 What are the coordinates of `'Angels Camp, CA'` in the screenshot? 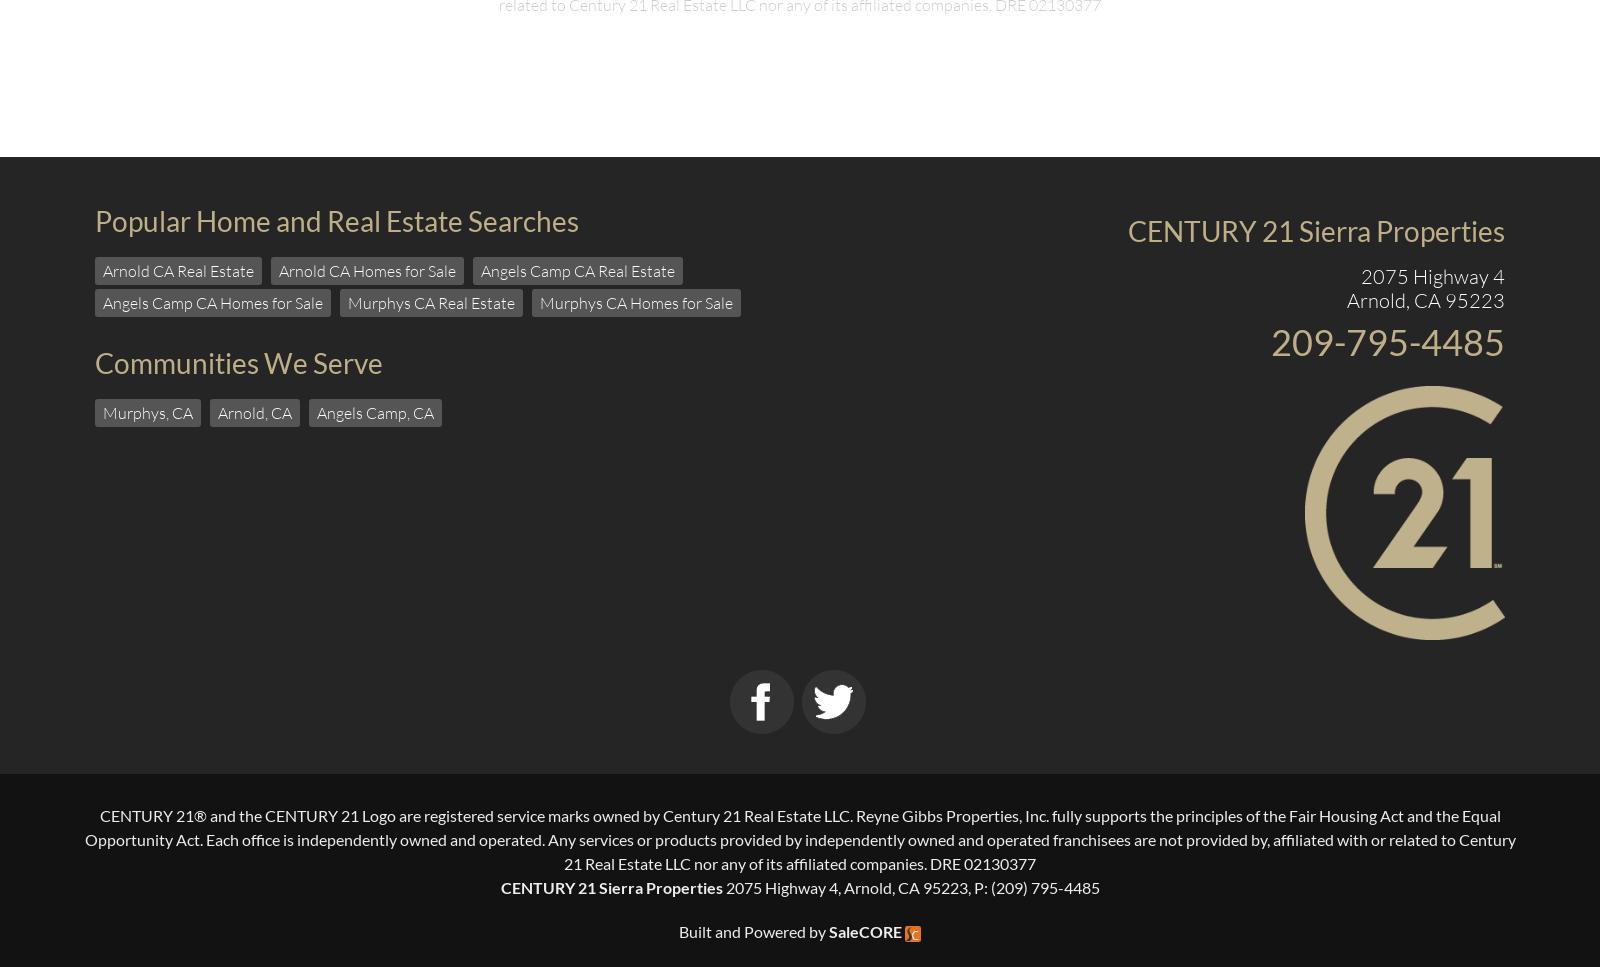 It's located at (375, 411).